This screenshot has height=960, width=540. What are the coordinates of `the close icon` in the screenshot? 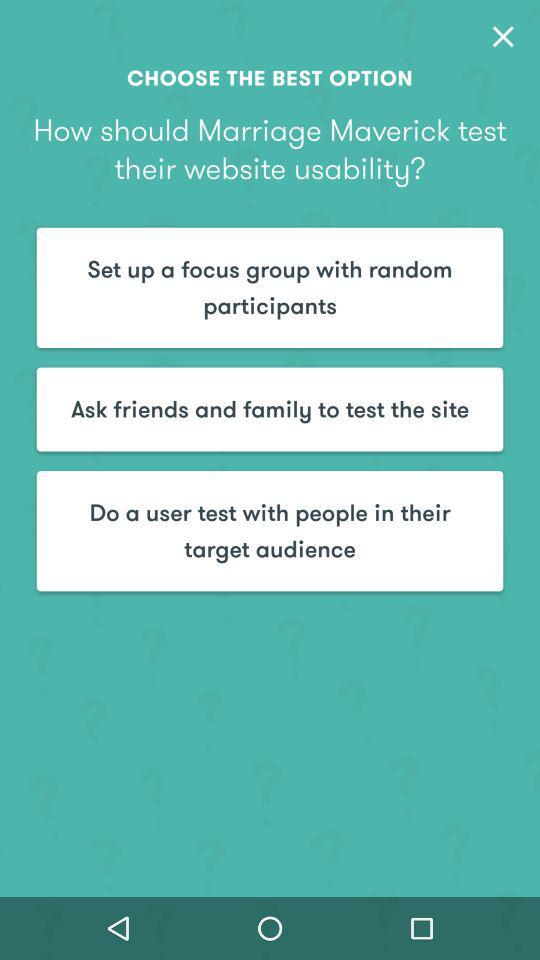 It's located at (502, 35).